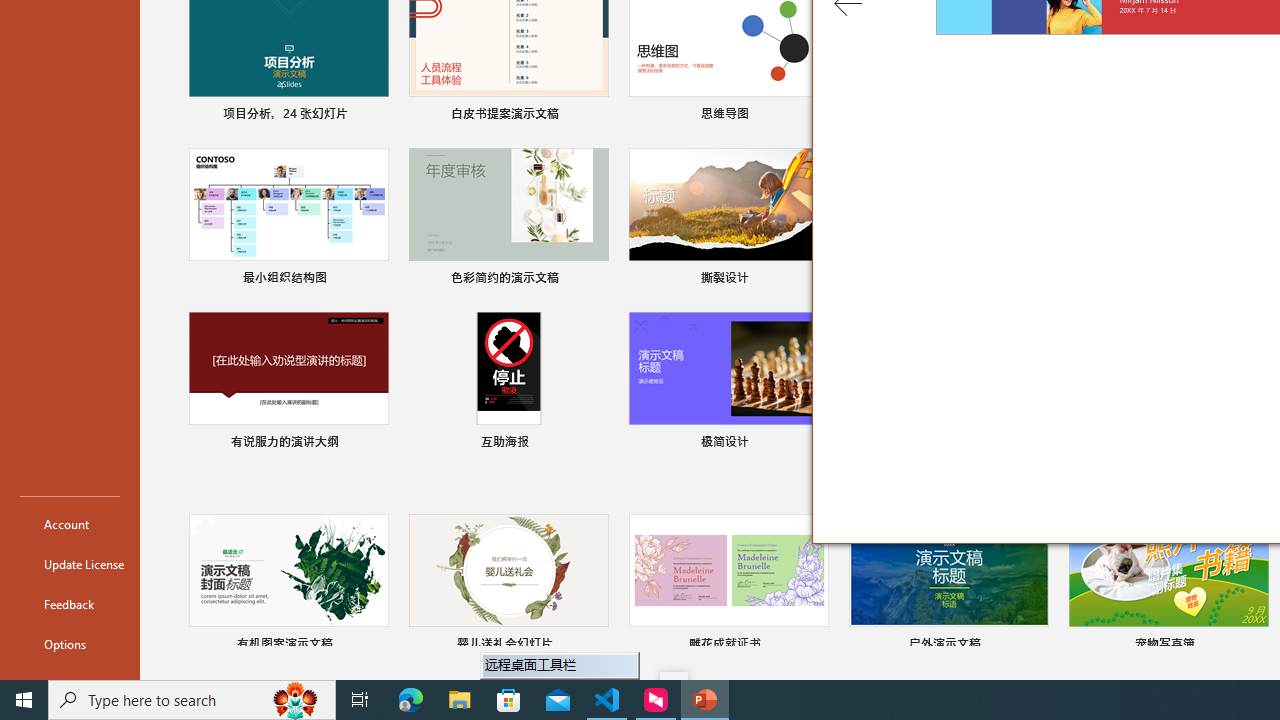 The width and height of the screenshot is (1280, 720). What do you see at coordinates (69, 564) in the screenshot?
I see `'Update License'` at bounding box center [69, 564].